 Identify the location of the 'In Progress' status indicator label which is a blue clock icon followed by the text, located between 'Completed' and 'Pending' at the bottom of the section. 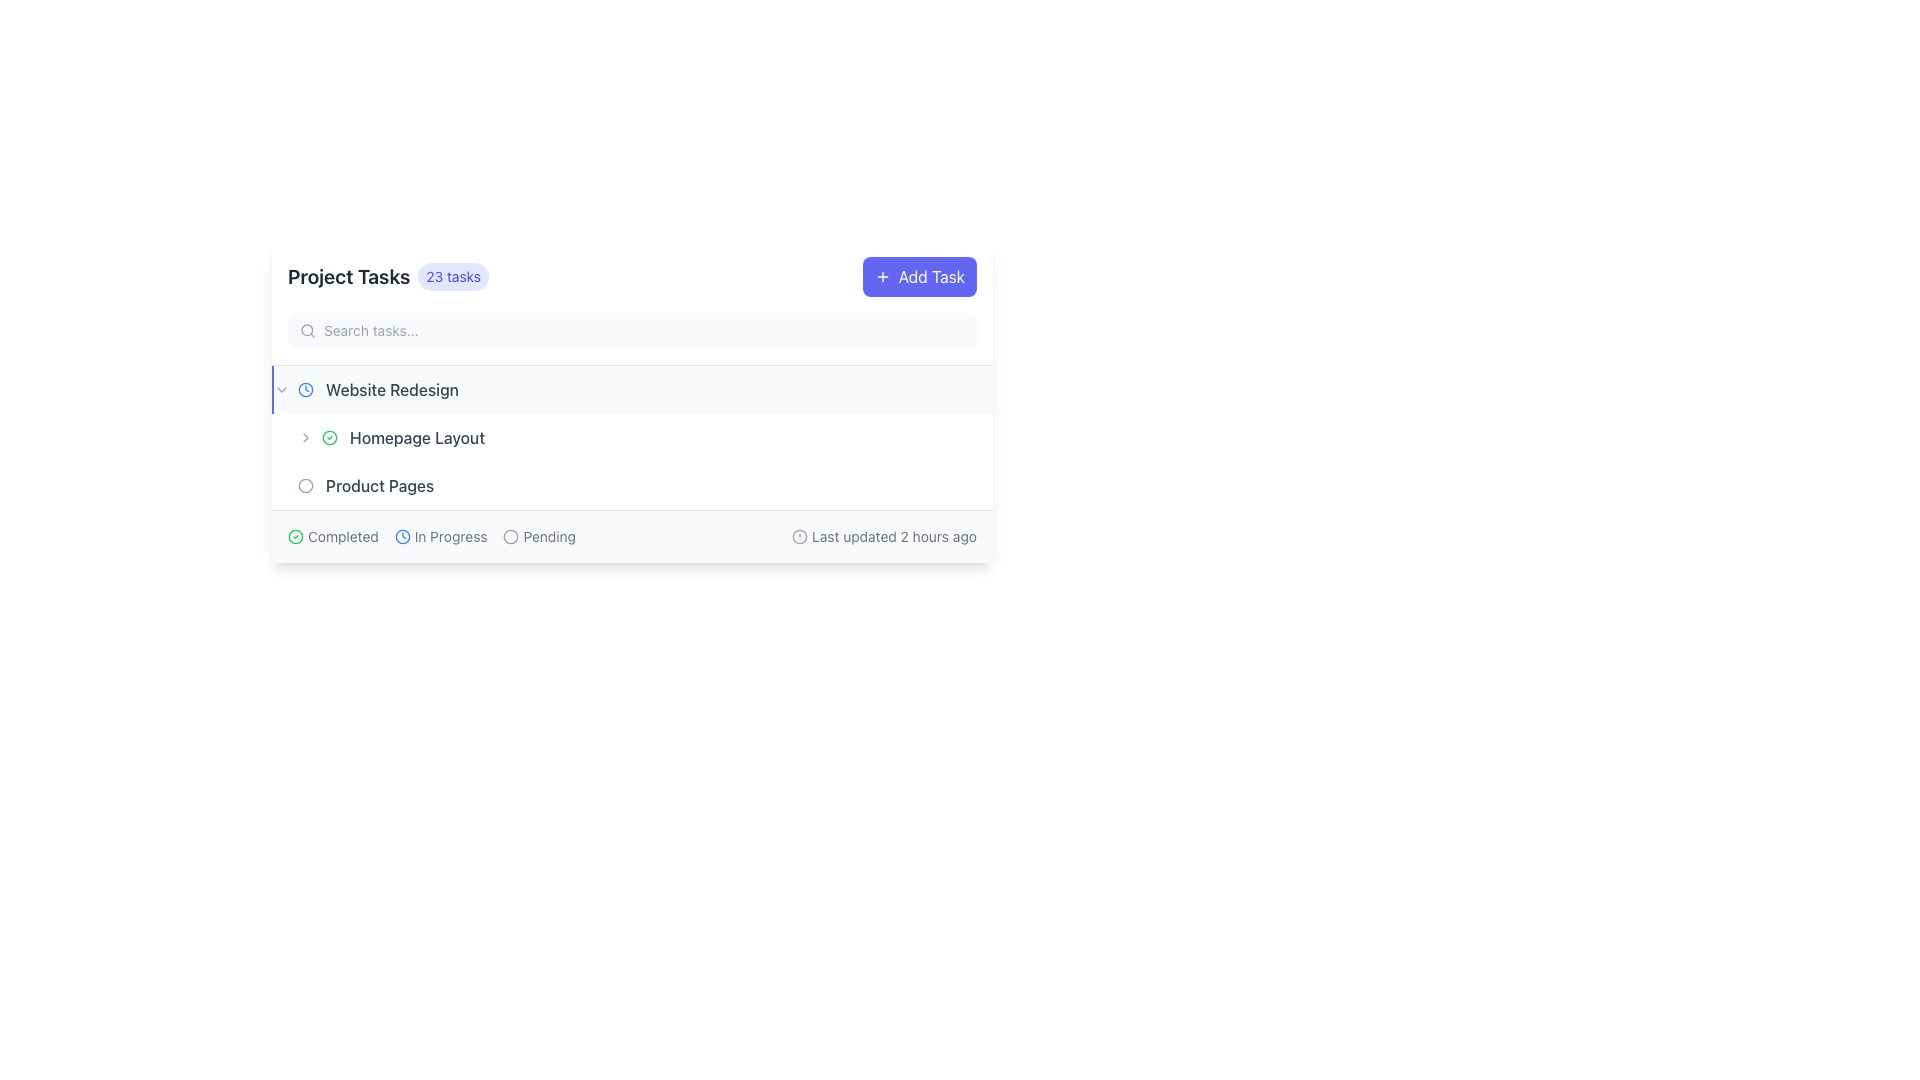
(440, 535).